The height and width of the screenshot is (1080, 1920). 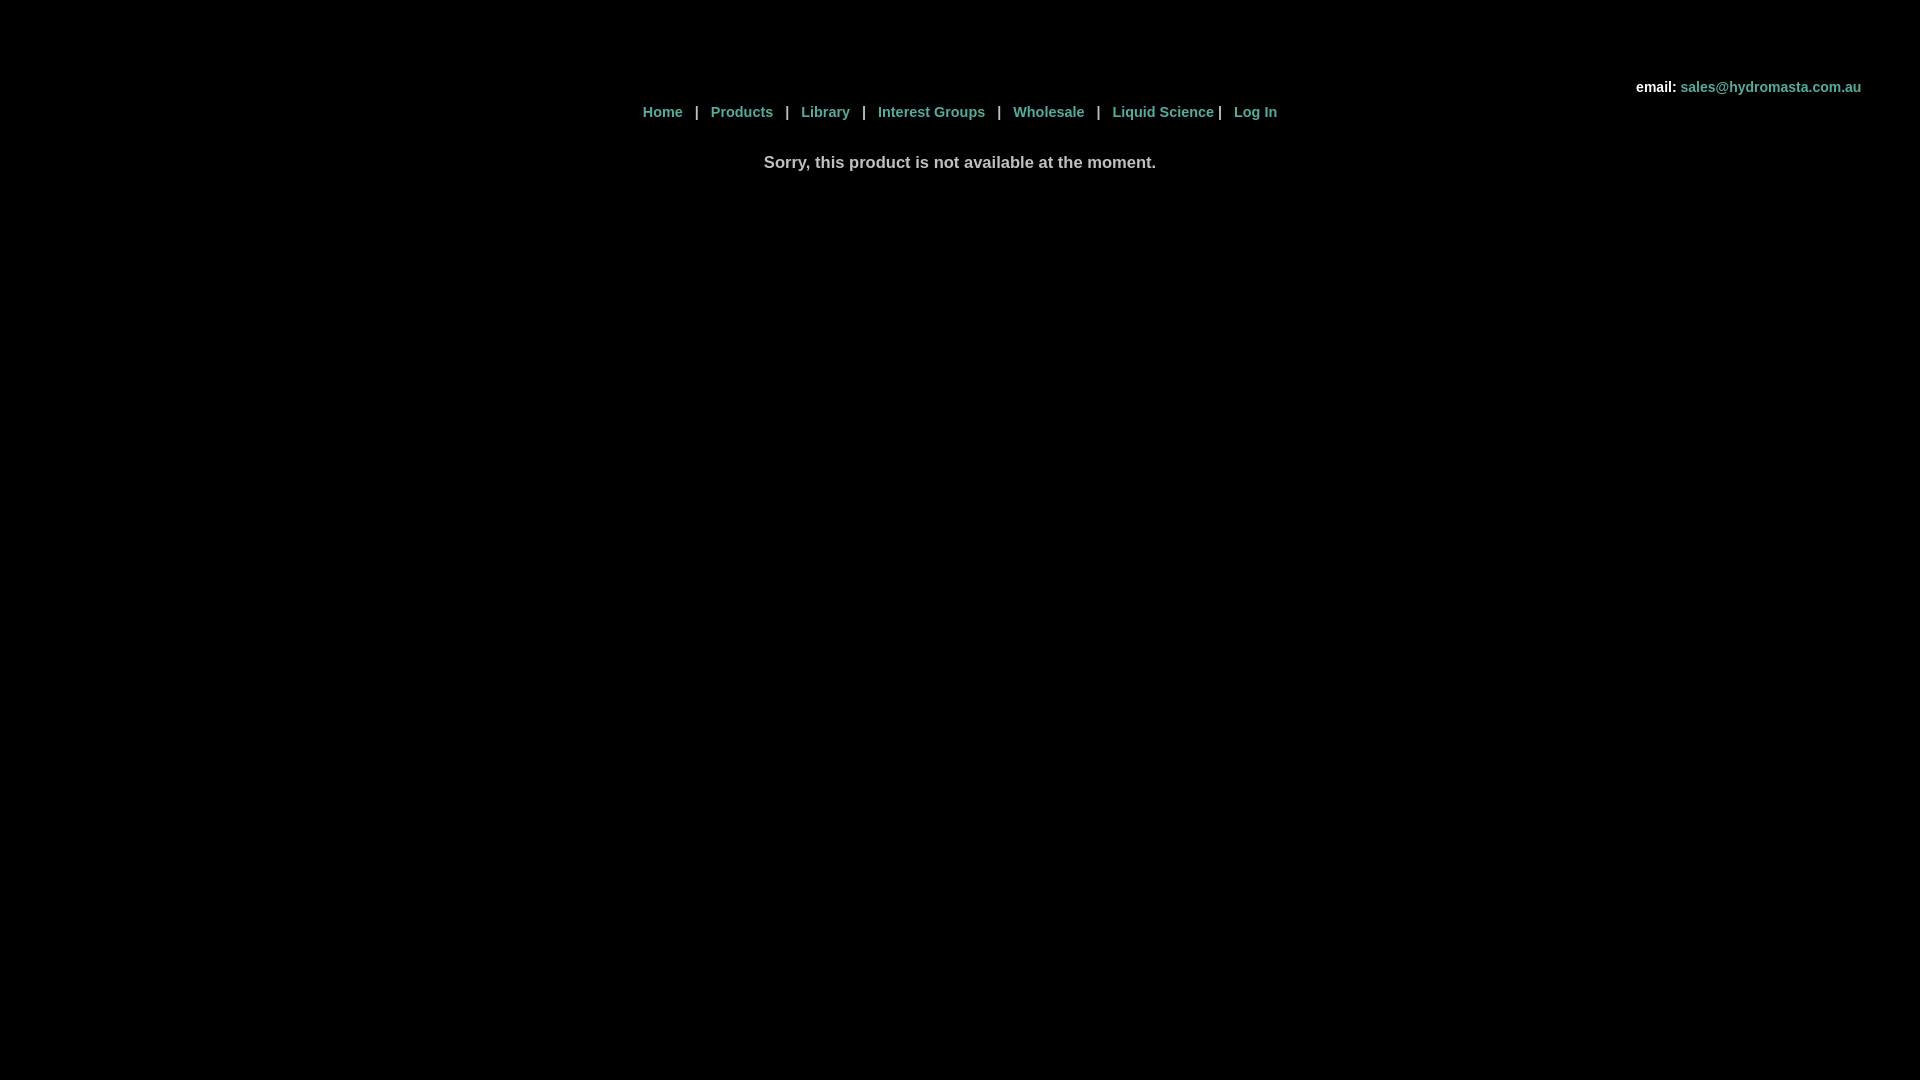 What do you see at coordinates (1224, 111) in the screenshot?
I see `'  Log In'` at bounding box center [1224, 111].